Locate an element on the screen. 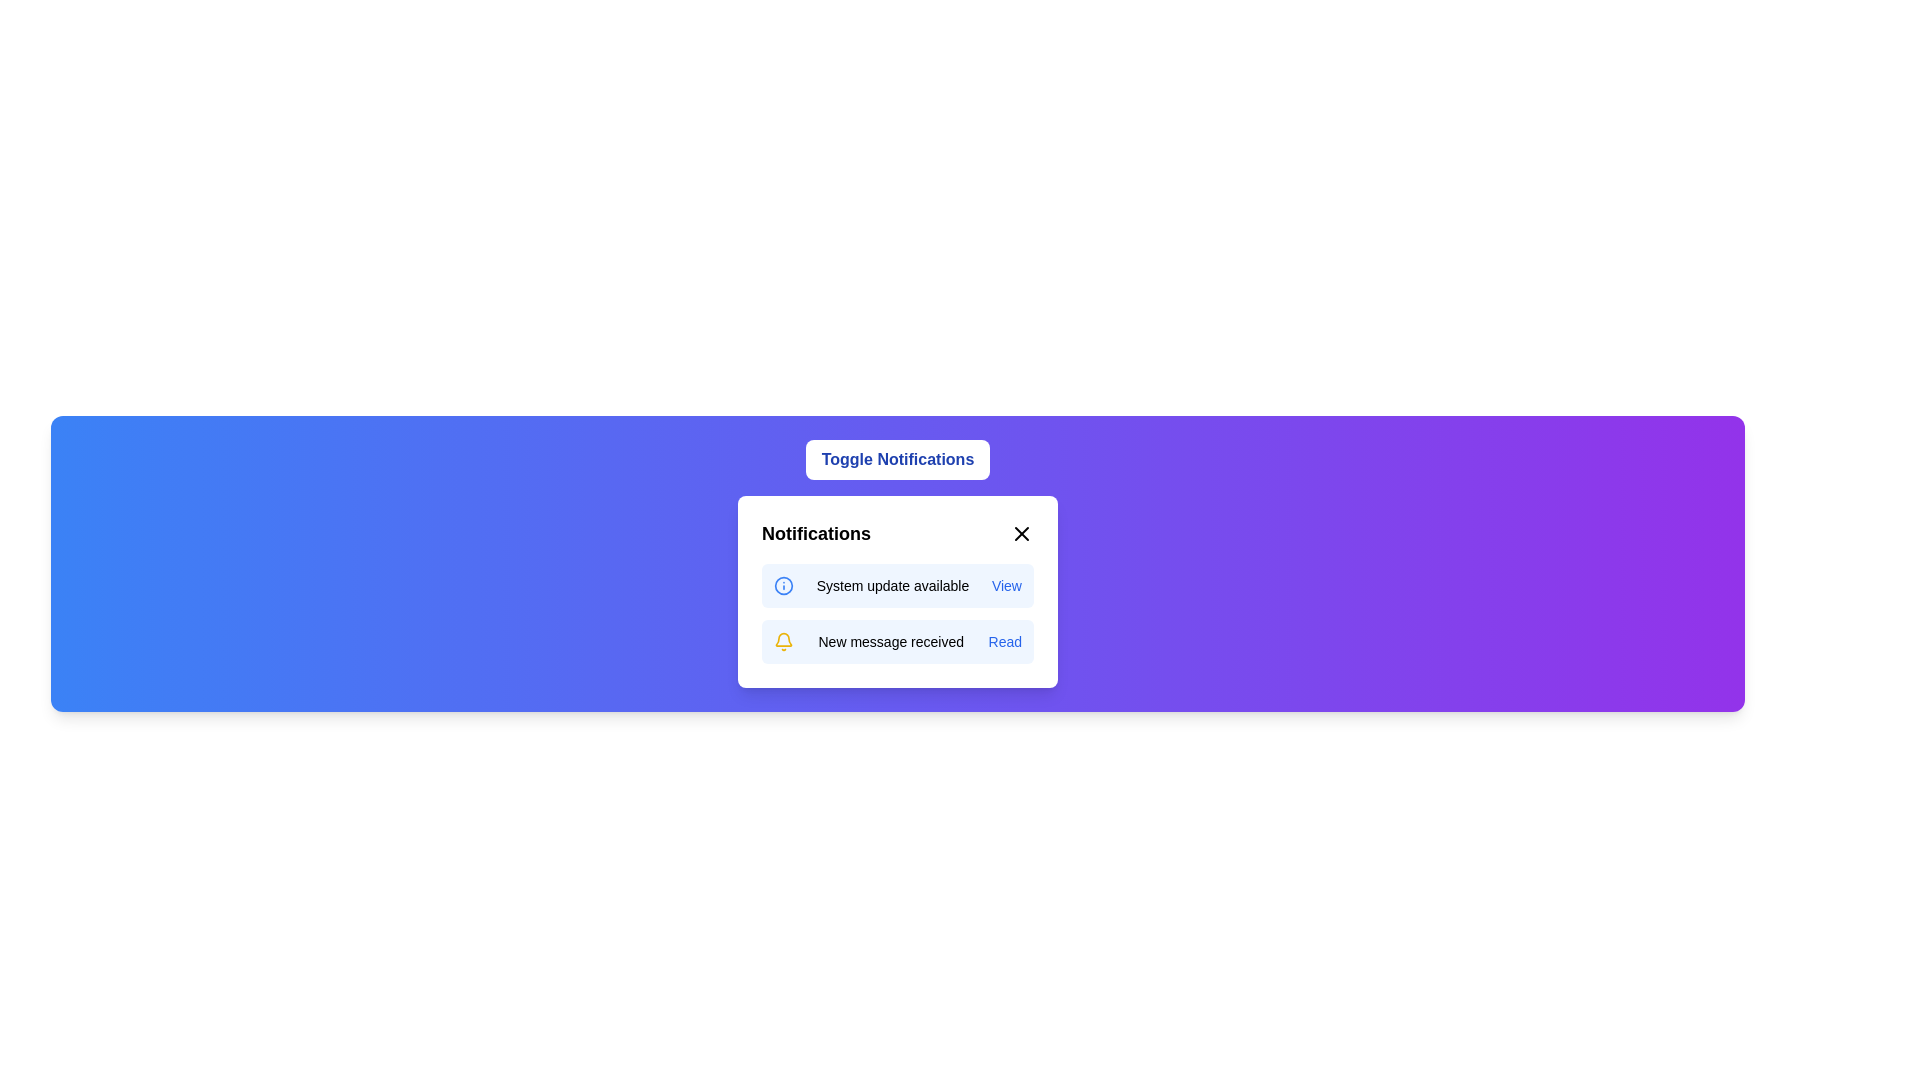  the clickable link at the top-right corner of the notification card that allows the user to mark a message as read or view the new message content is located at coordinates (1005, 641).